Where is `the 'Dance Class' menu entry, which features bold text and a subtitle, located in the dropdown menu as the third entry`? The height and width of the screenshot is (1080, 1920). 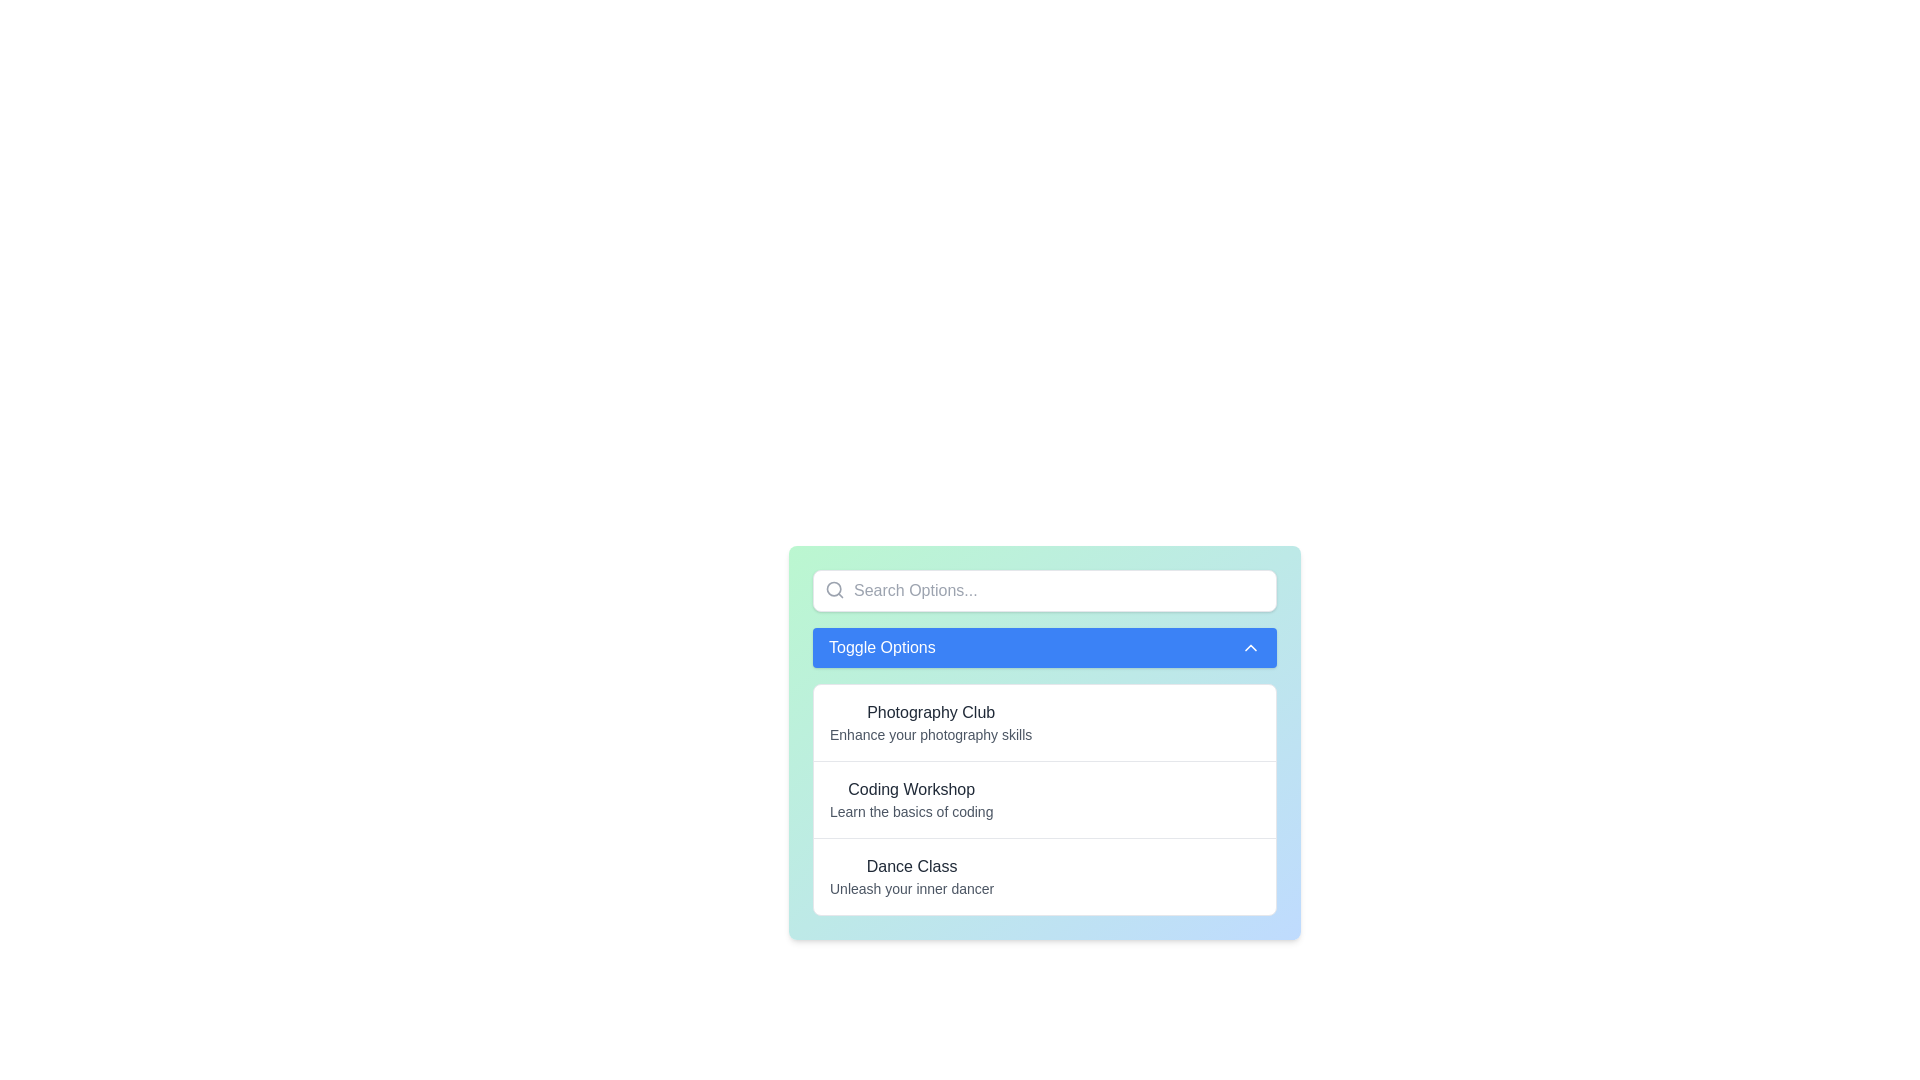
the 'Dance Class' menu entry, which features bold text and a subtitle, located in the dropdown menu as the third entry is located at coordinates (911, 875).